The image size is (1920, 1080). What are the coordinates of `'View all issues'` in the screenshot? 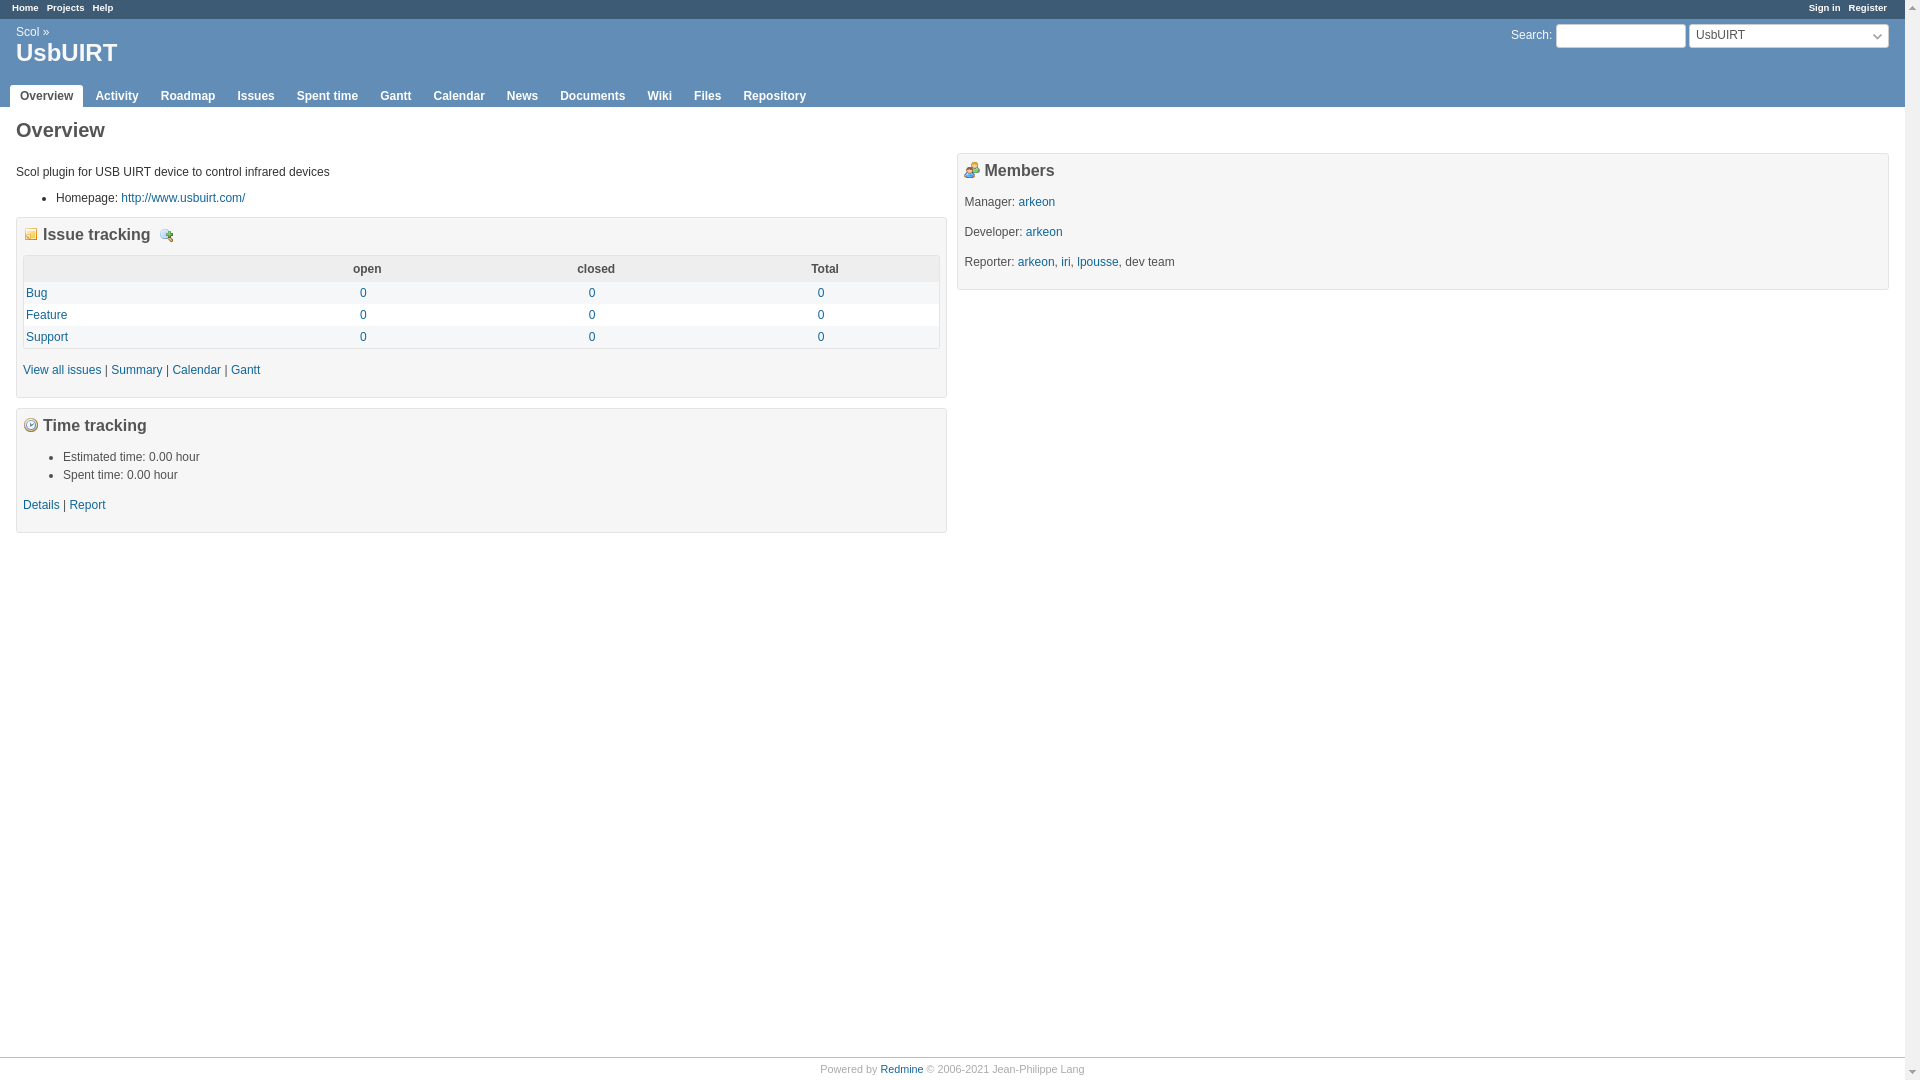 It's located at (62, 370).